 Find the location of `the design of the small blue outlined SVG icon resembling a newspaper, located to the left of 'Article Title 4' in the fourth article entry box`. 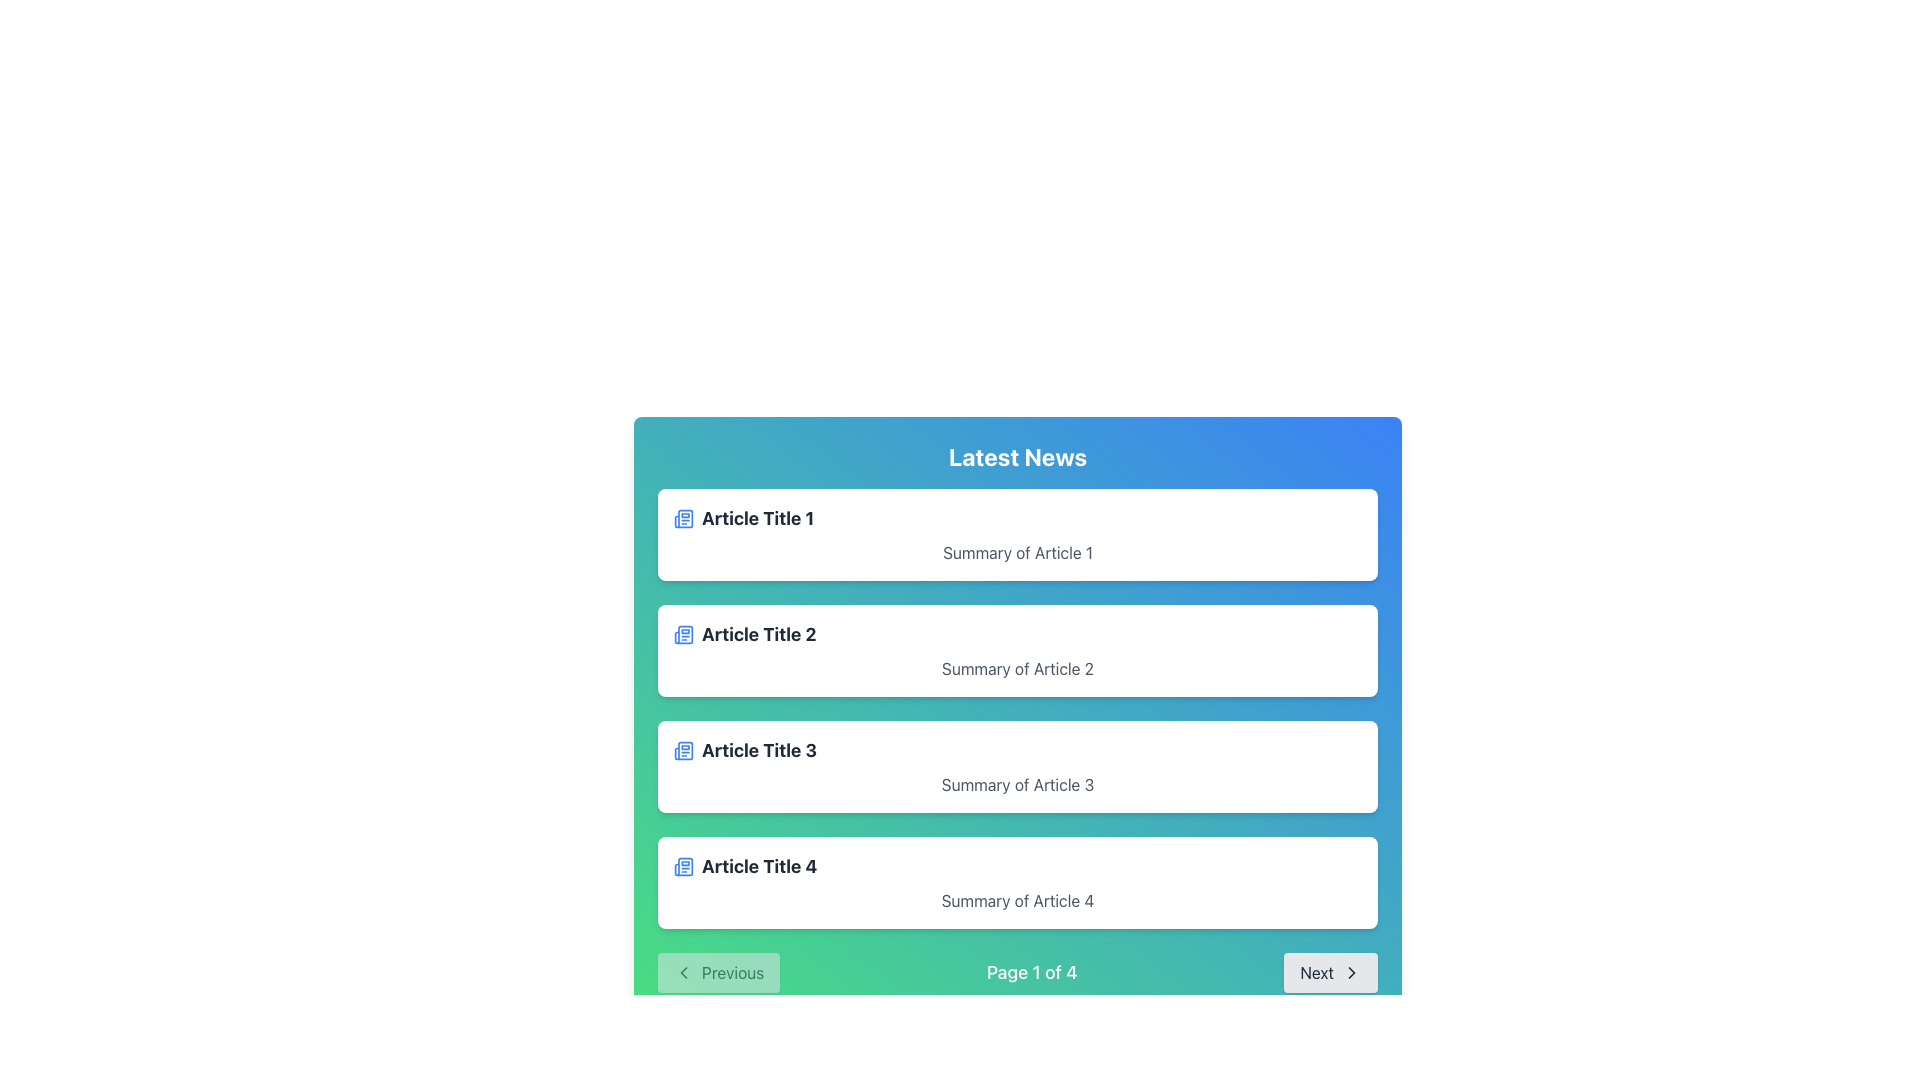

the design of the small blue outlined SVG icon resembling a newspaper, located to the left of 'Article Title 4' in the fourth article entry box is located at coordinates (684, 866).